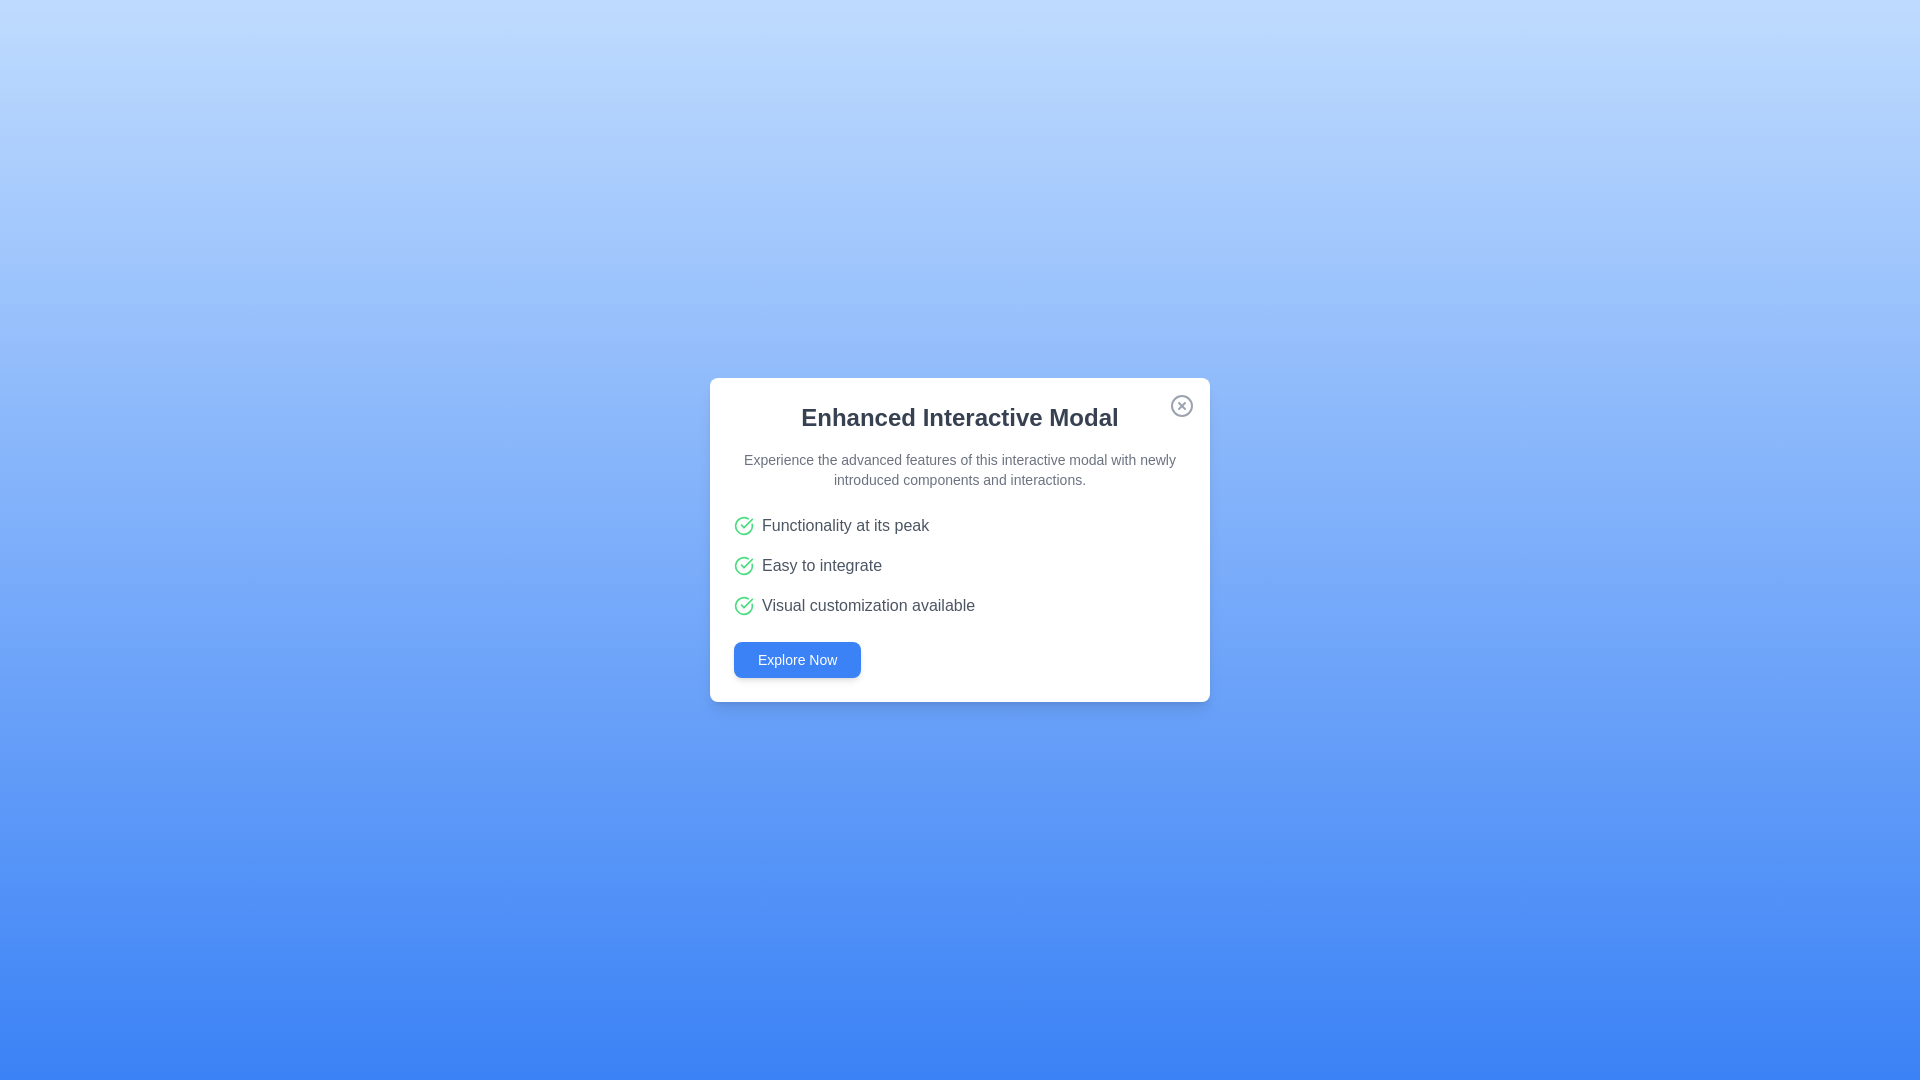 This screenshot has width=1920, height=1080. Describe the element at coordinates (743, 566) in the screenshot. I see `the circular green icon with a checkmark symbol, located to the left of the text 'Easy to integrate'` at that location.